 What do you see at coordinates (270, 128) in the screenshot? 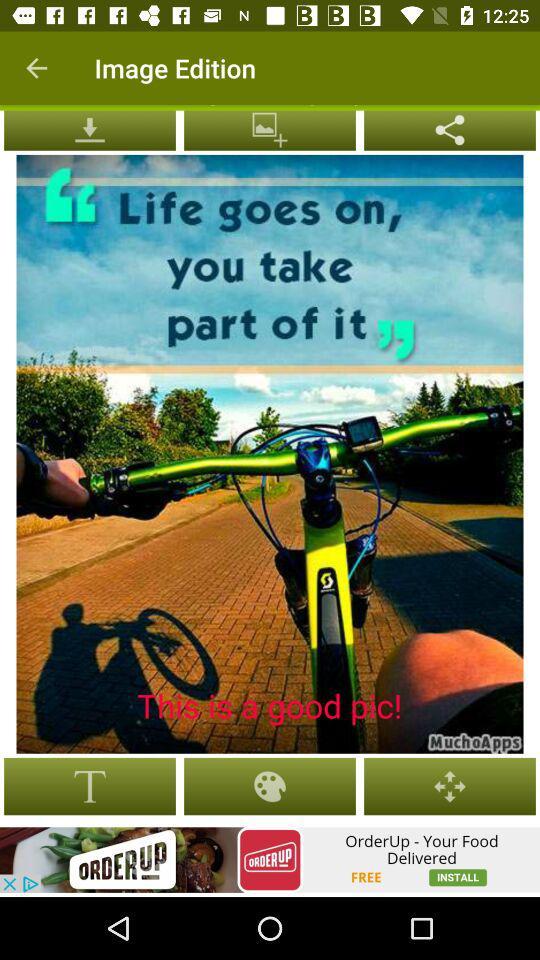
I see `the more icon` at bounding box center [270, 128].